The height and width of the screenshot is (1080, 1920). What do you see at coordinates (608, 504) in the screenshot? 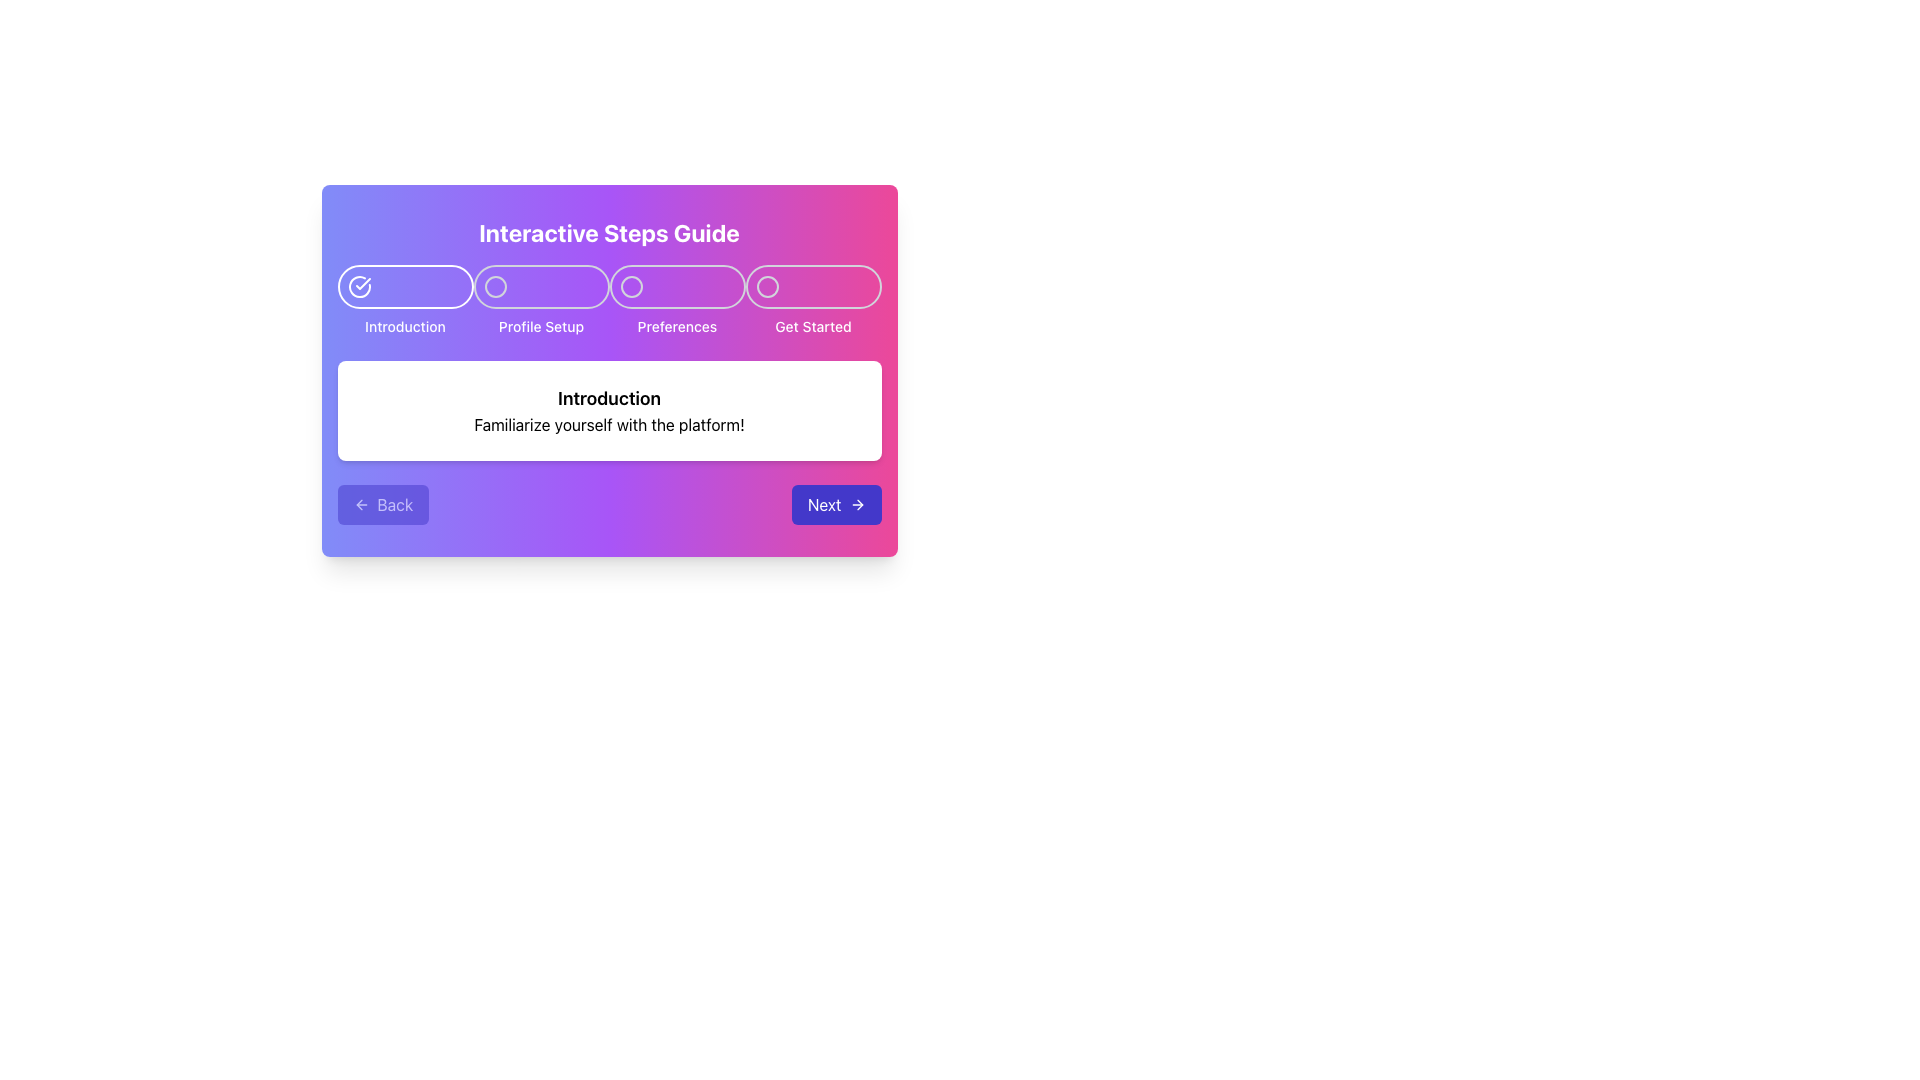
I see `the interactive buttons in the navigation bar at the bottom of the interface to observe any hover effects` at bounding box center [608, 504].